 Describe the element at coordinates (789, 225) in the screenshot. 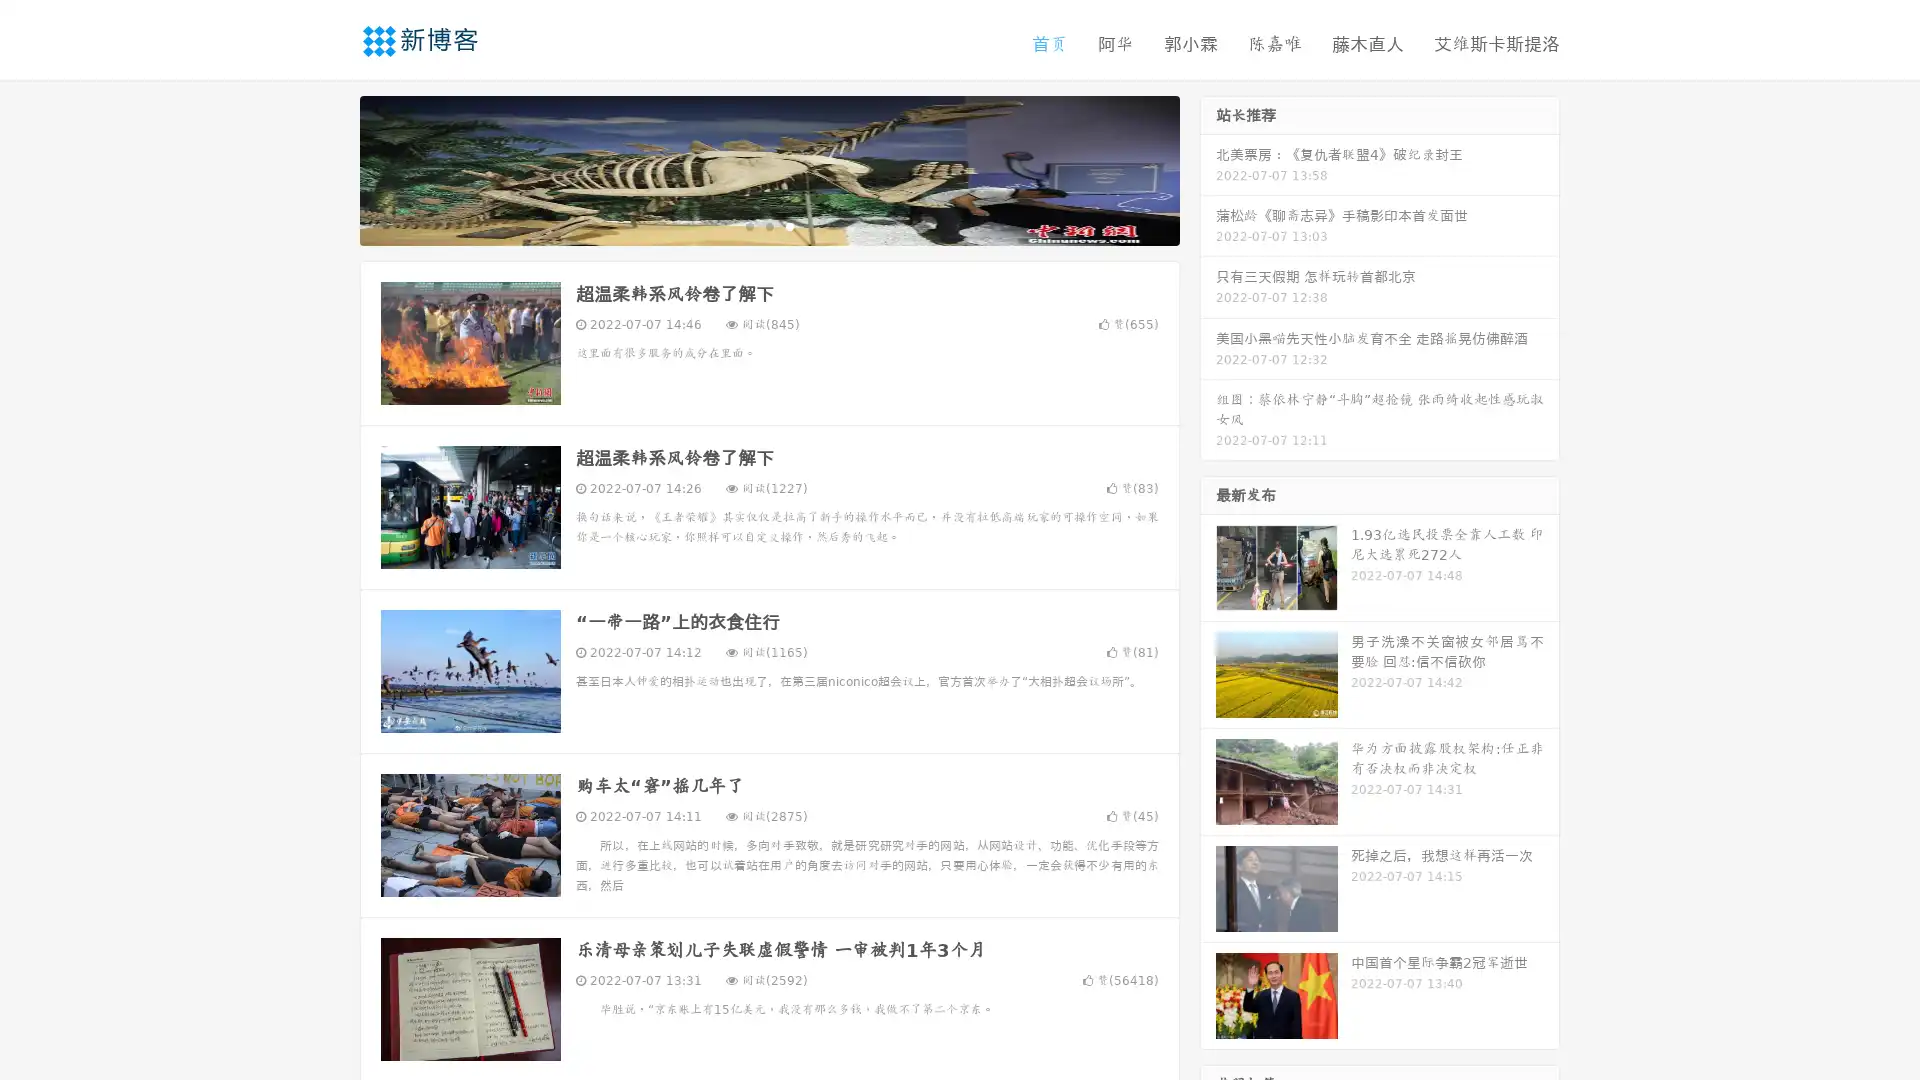

I see `Go to slide 3` at that location.